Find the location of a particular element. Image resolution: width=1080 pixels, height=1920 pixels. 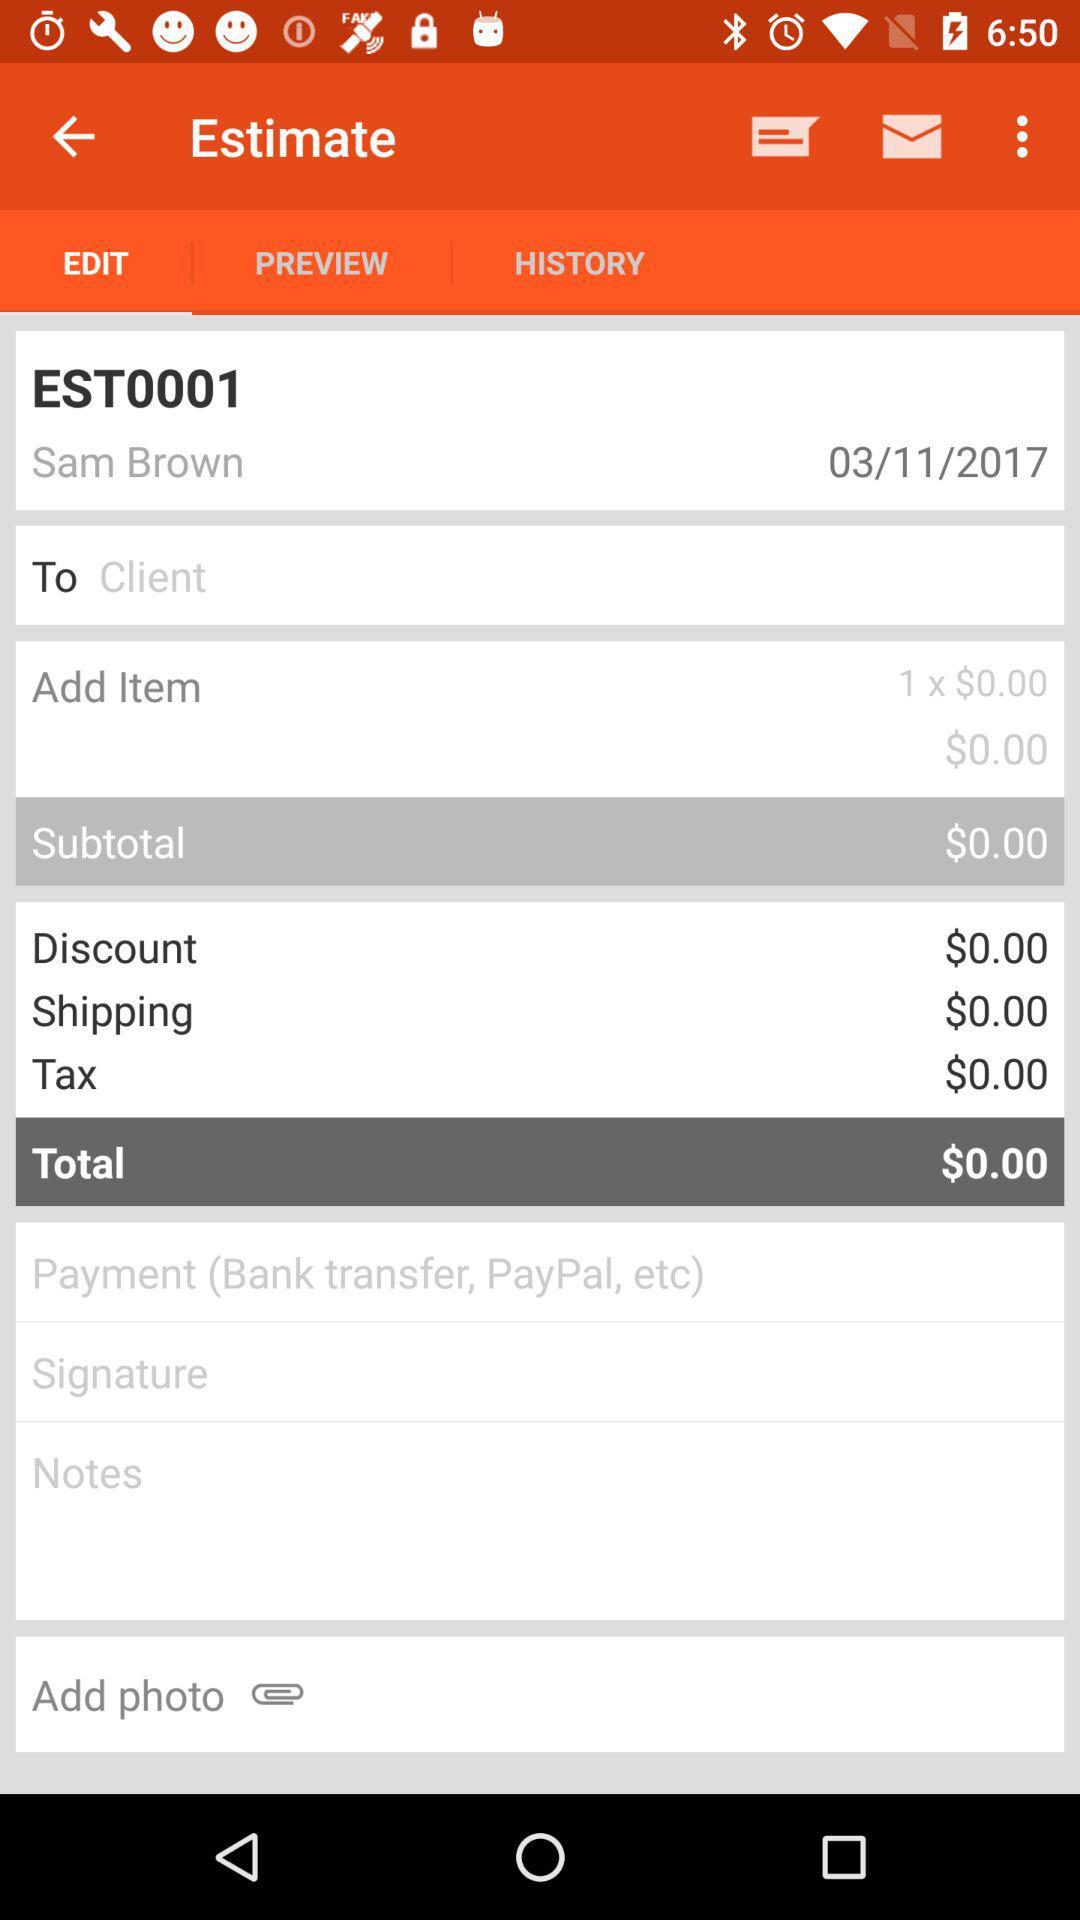

app to the left of preview is located at coordinates (96, 261).